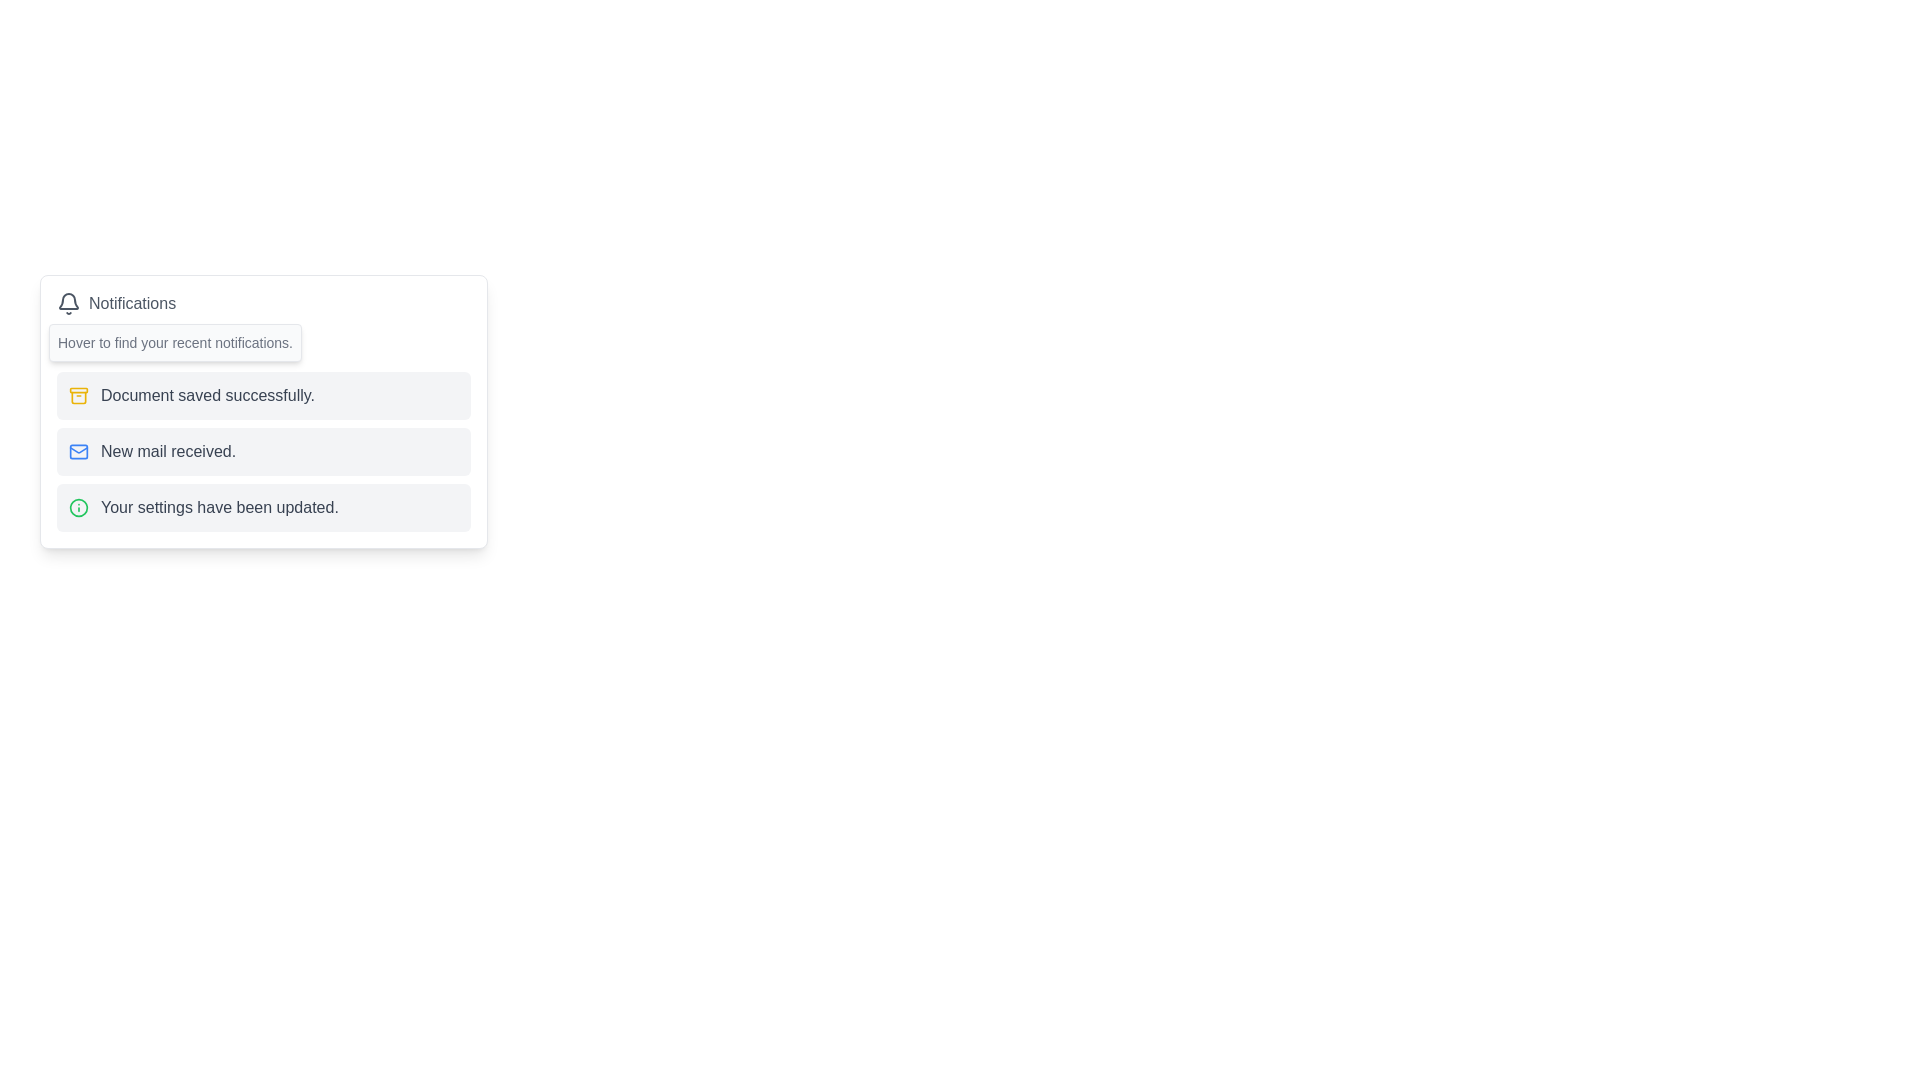 The image size is (1920, 1080). What do you see at coordinates (133, 342) in the screenshot?
I see `text from the tooltip that says 'Hover to find your recent notifications.' which appears below the Notifications label and above the list of recent notifications` at bounding box center [133, 342].